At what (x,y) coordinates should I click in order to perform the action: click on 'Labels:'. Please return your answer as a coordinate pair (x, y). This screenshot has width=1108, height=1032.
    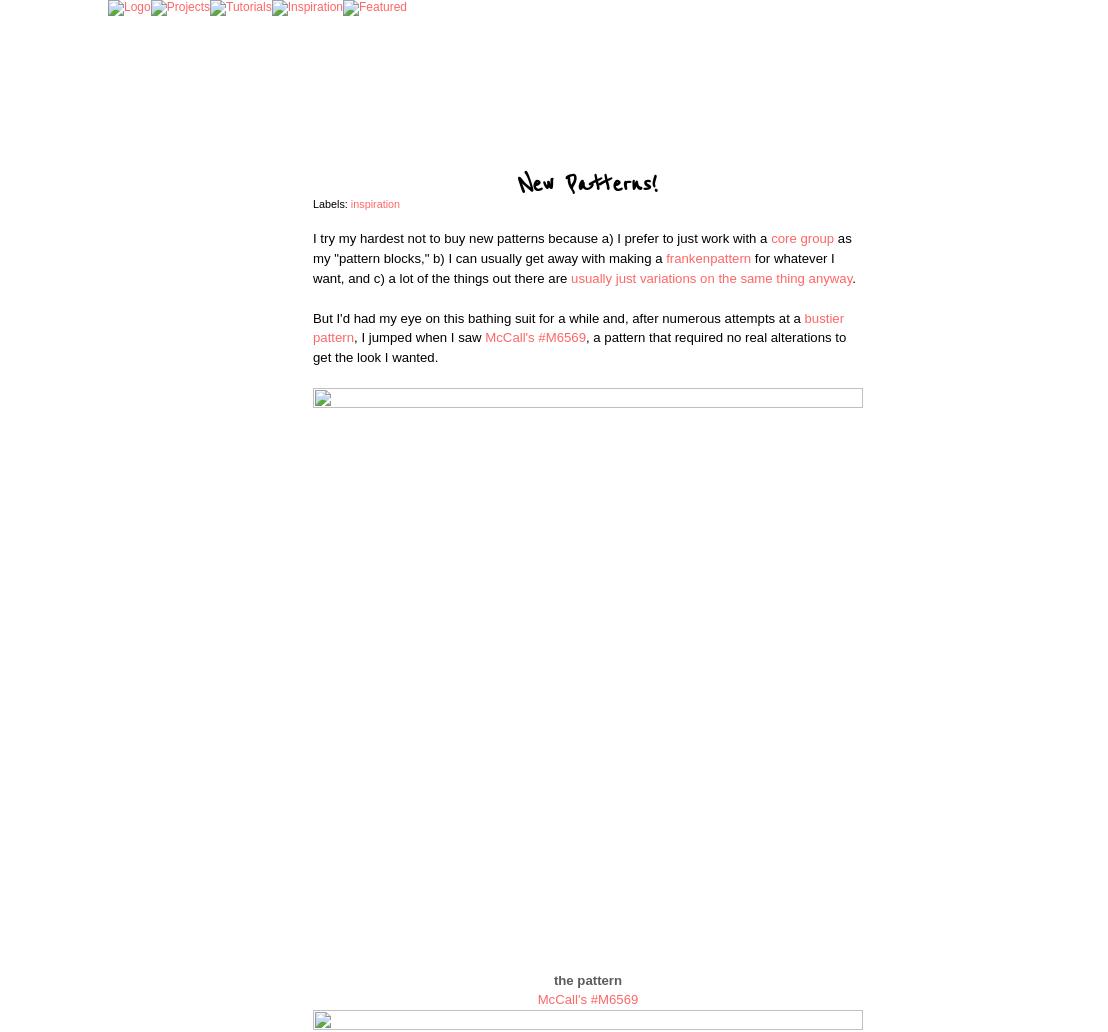
    Looking at the image, I should click on (330, 203).